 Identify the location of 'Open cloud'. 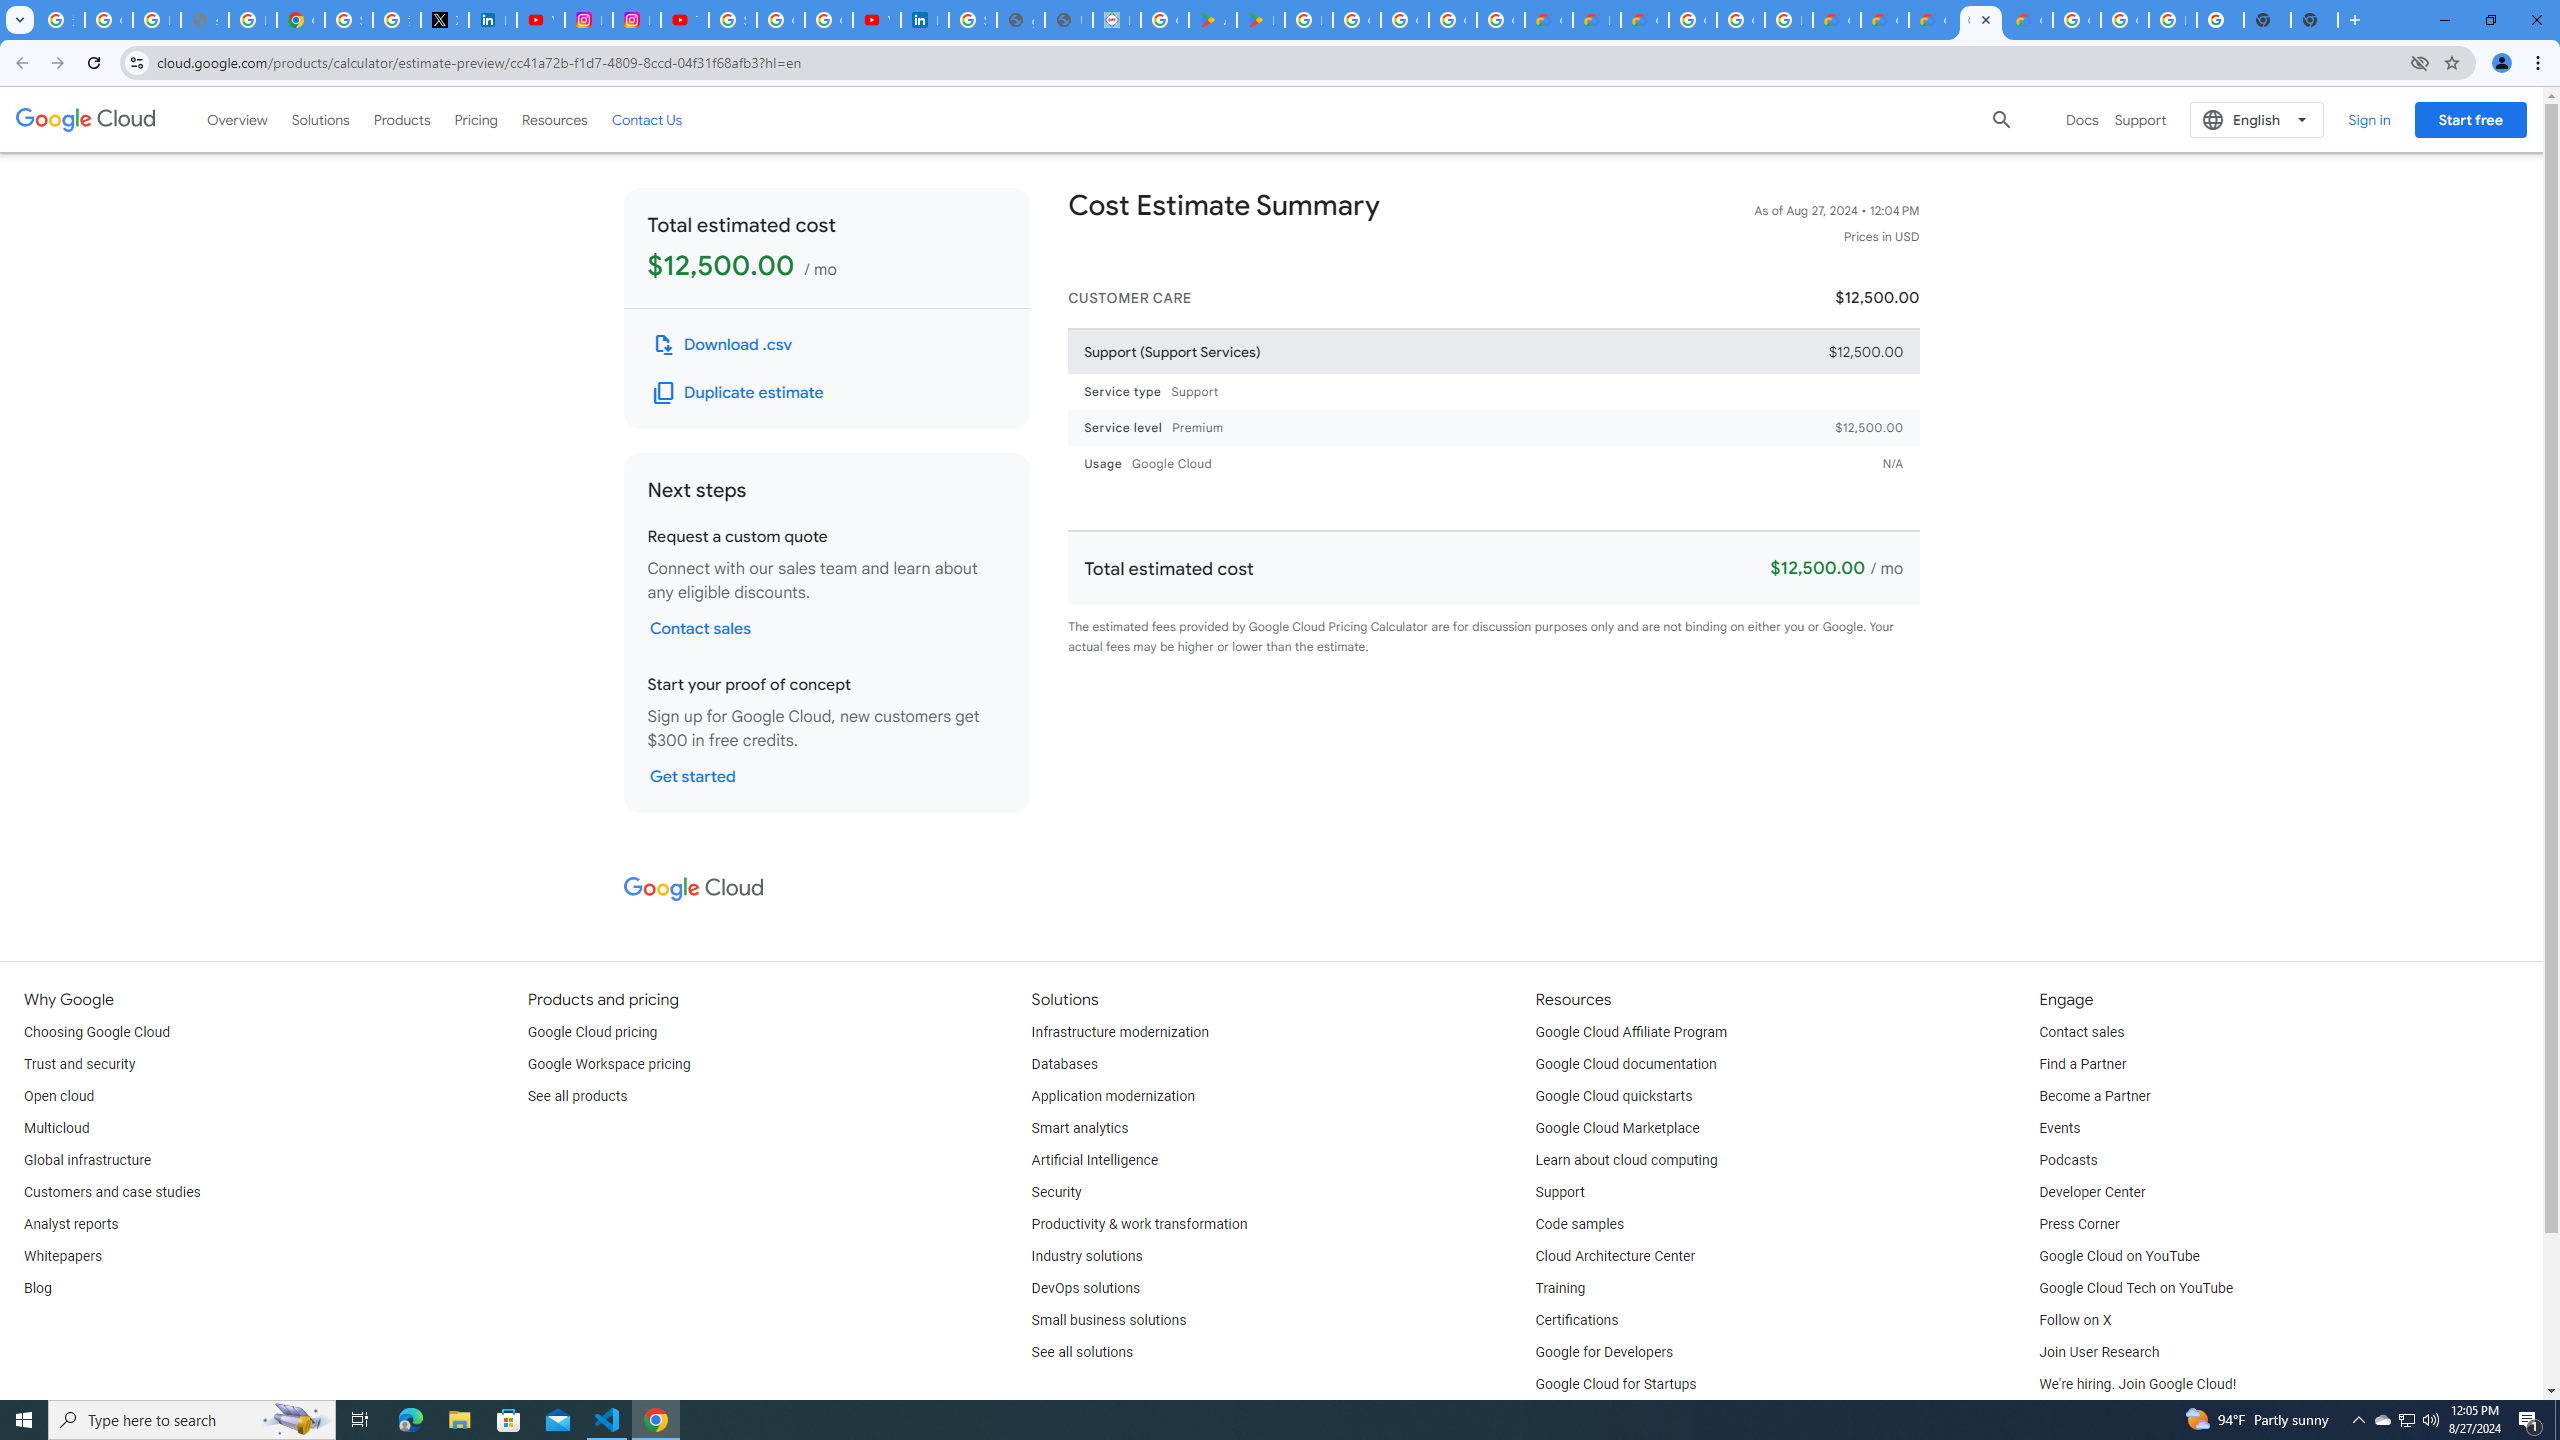
(57, 1096).